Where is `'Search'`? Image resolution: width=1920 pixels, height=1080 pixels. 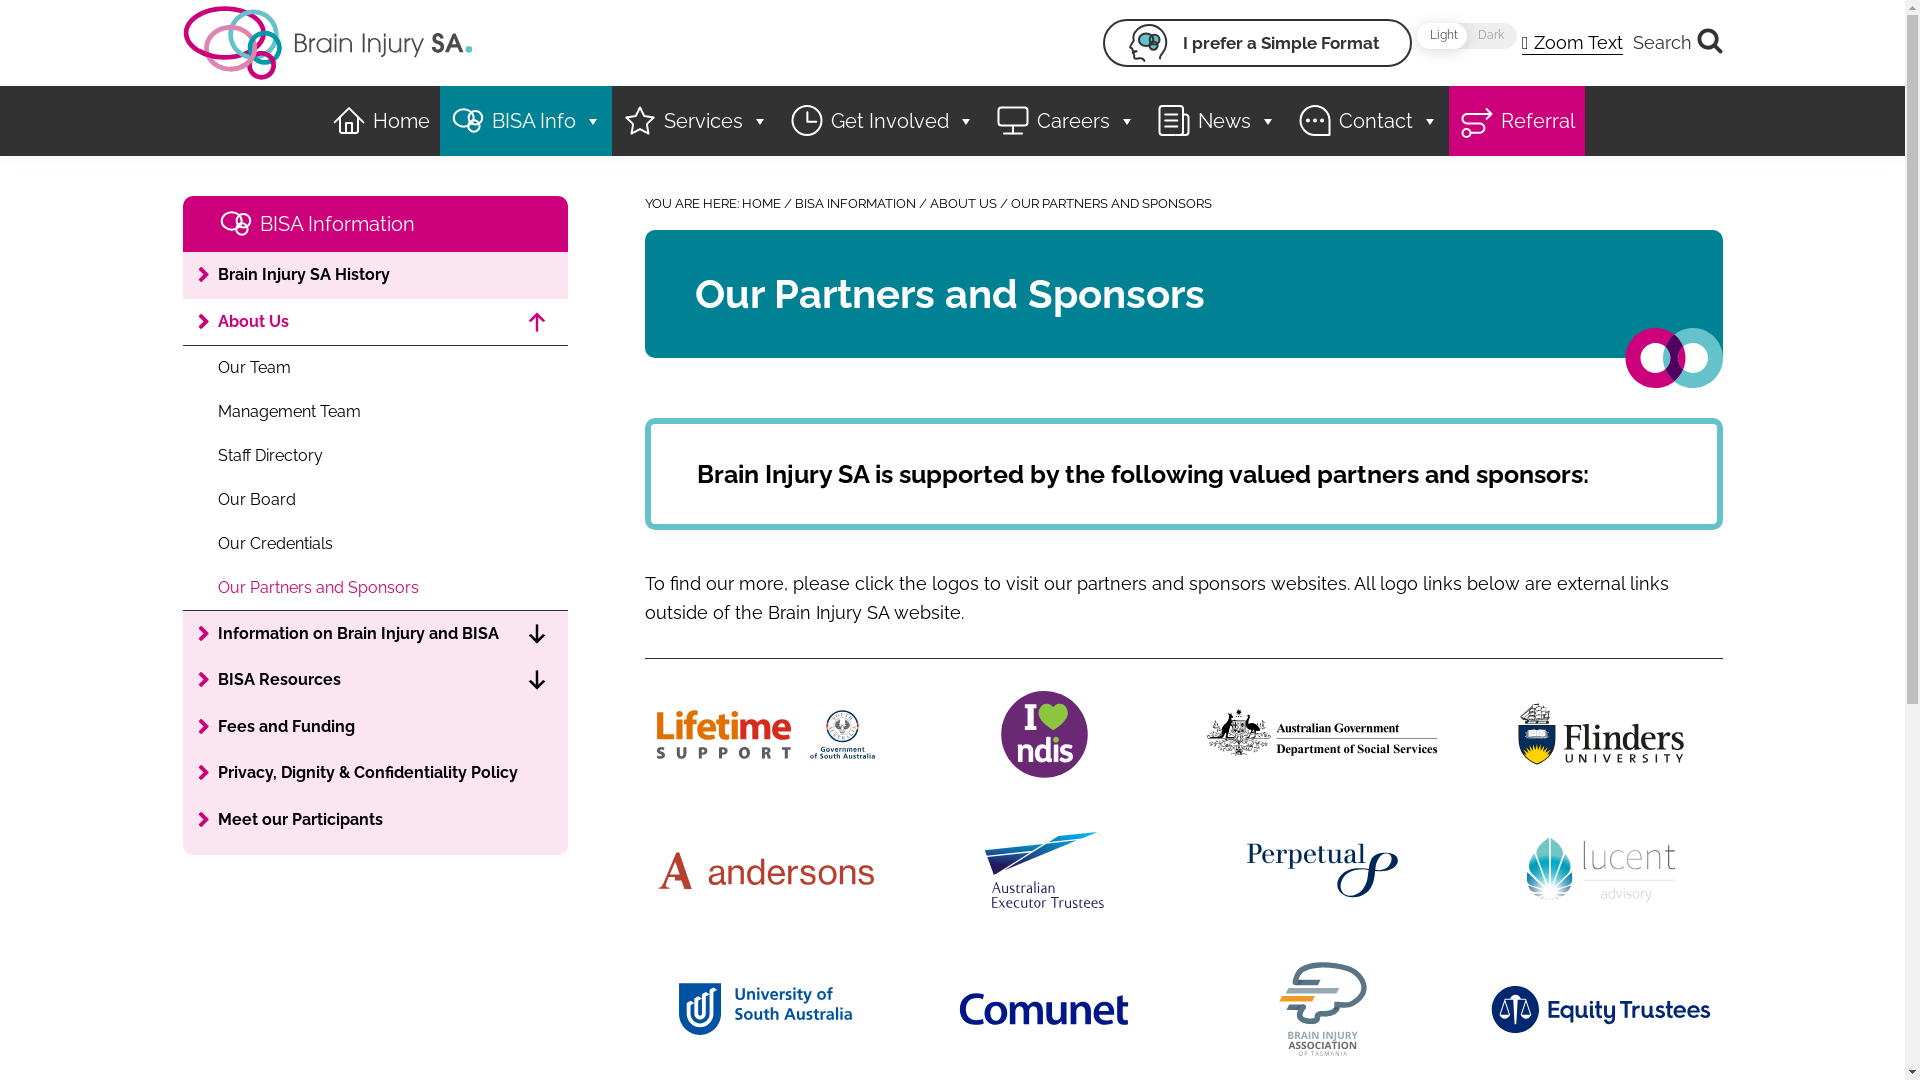
'Search' is located at coordinates (1632, 42).